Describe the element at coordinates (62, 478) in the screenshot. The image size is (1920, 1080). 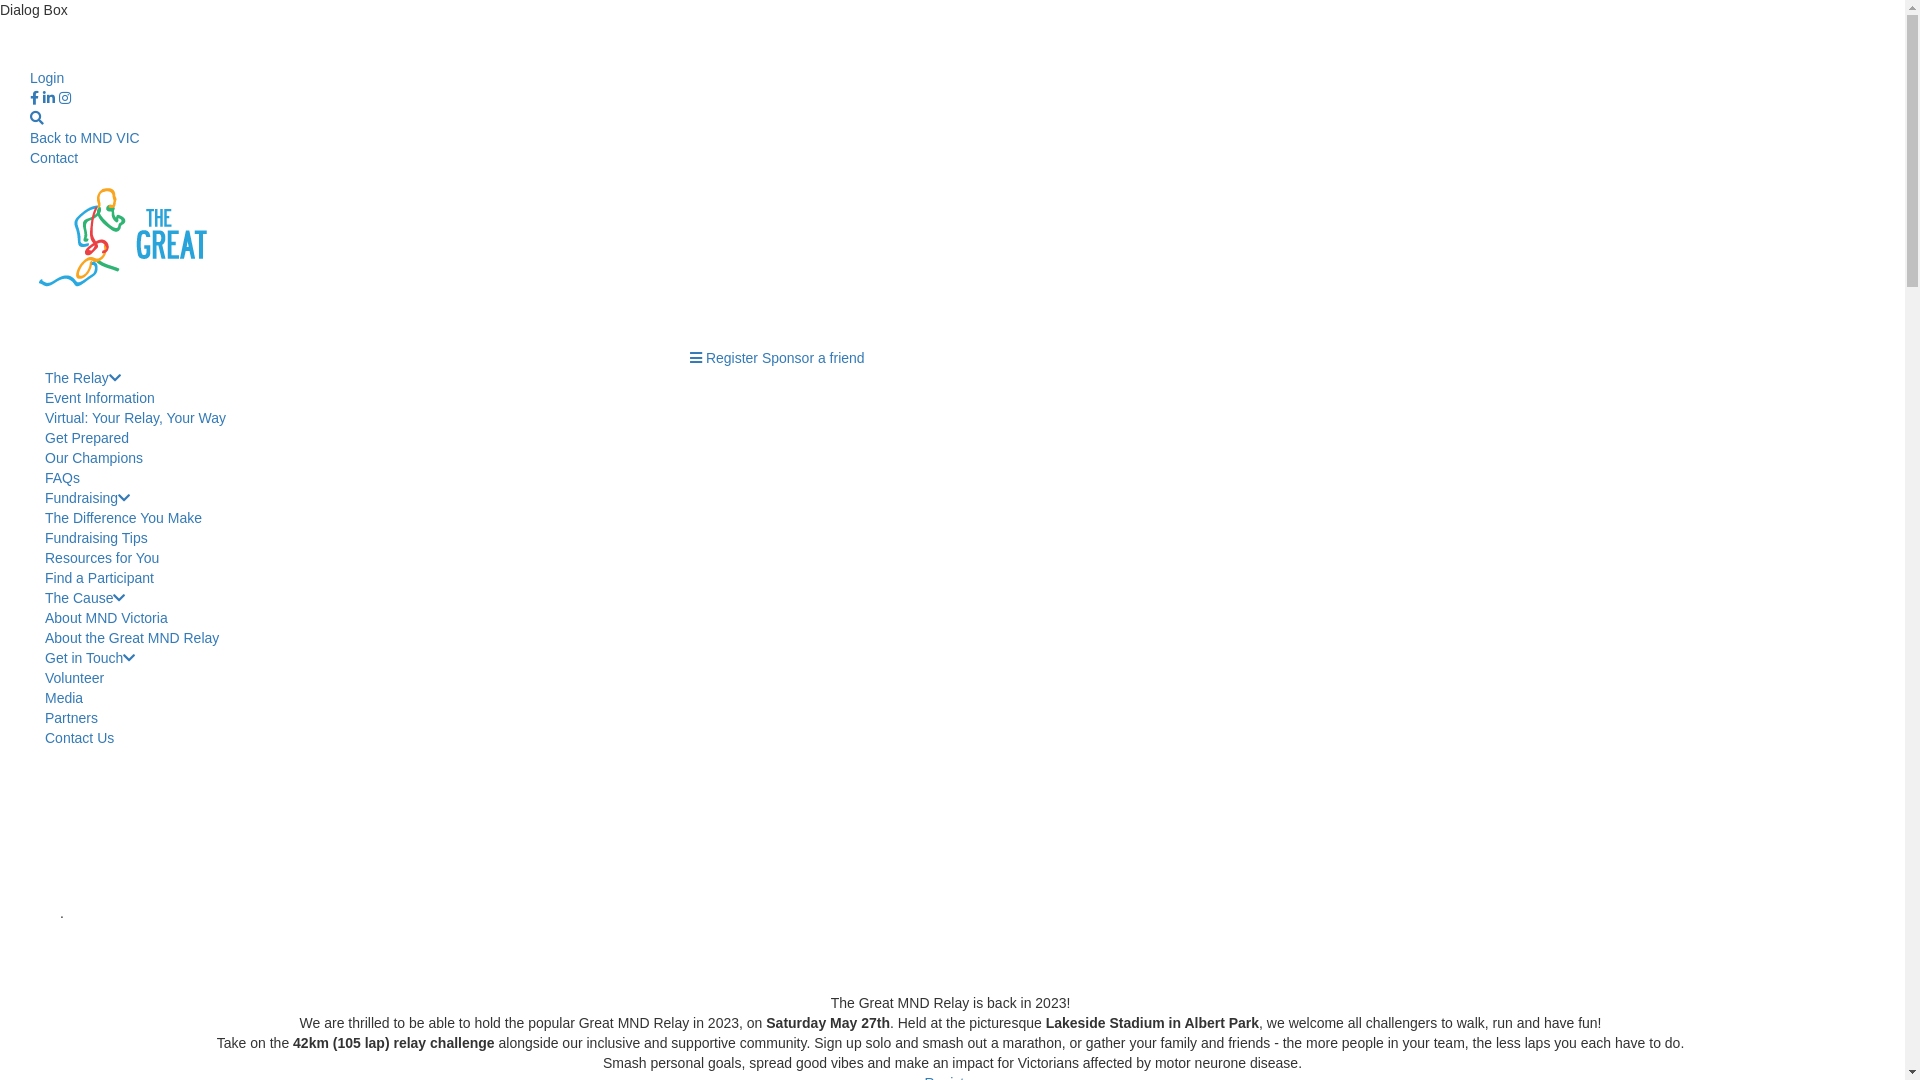
I see `'FAQs'` at that location.